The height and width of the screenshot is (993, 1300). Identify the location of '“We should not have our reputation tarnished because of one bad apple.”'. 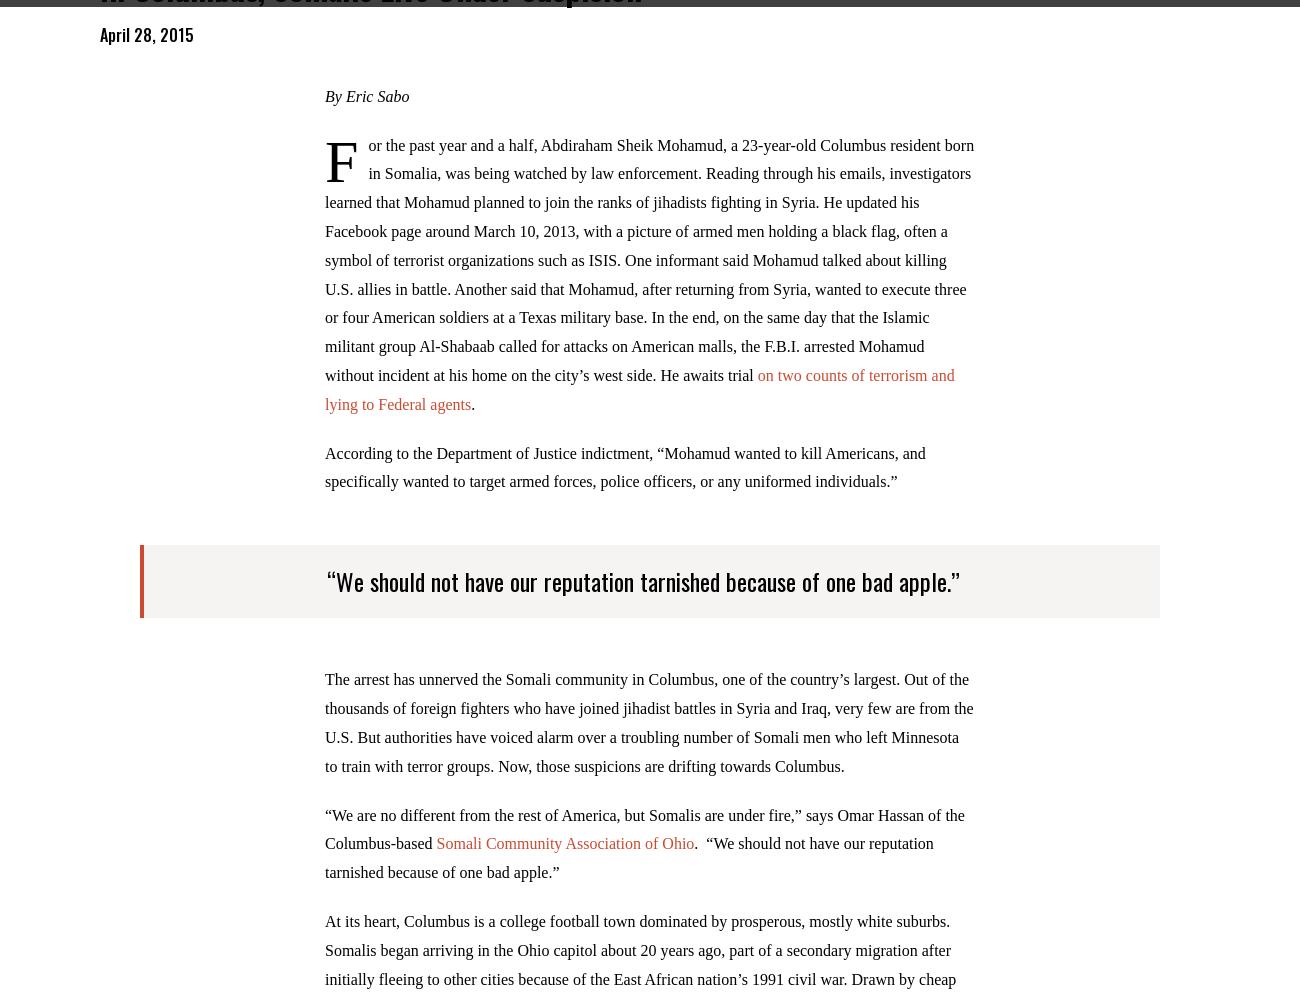
(643, 594).